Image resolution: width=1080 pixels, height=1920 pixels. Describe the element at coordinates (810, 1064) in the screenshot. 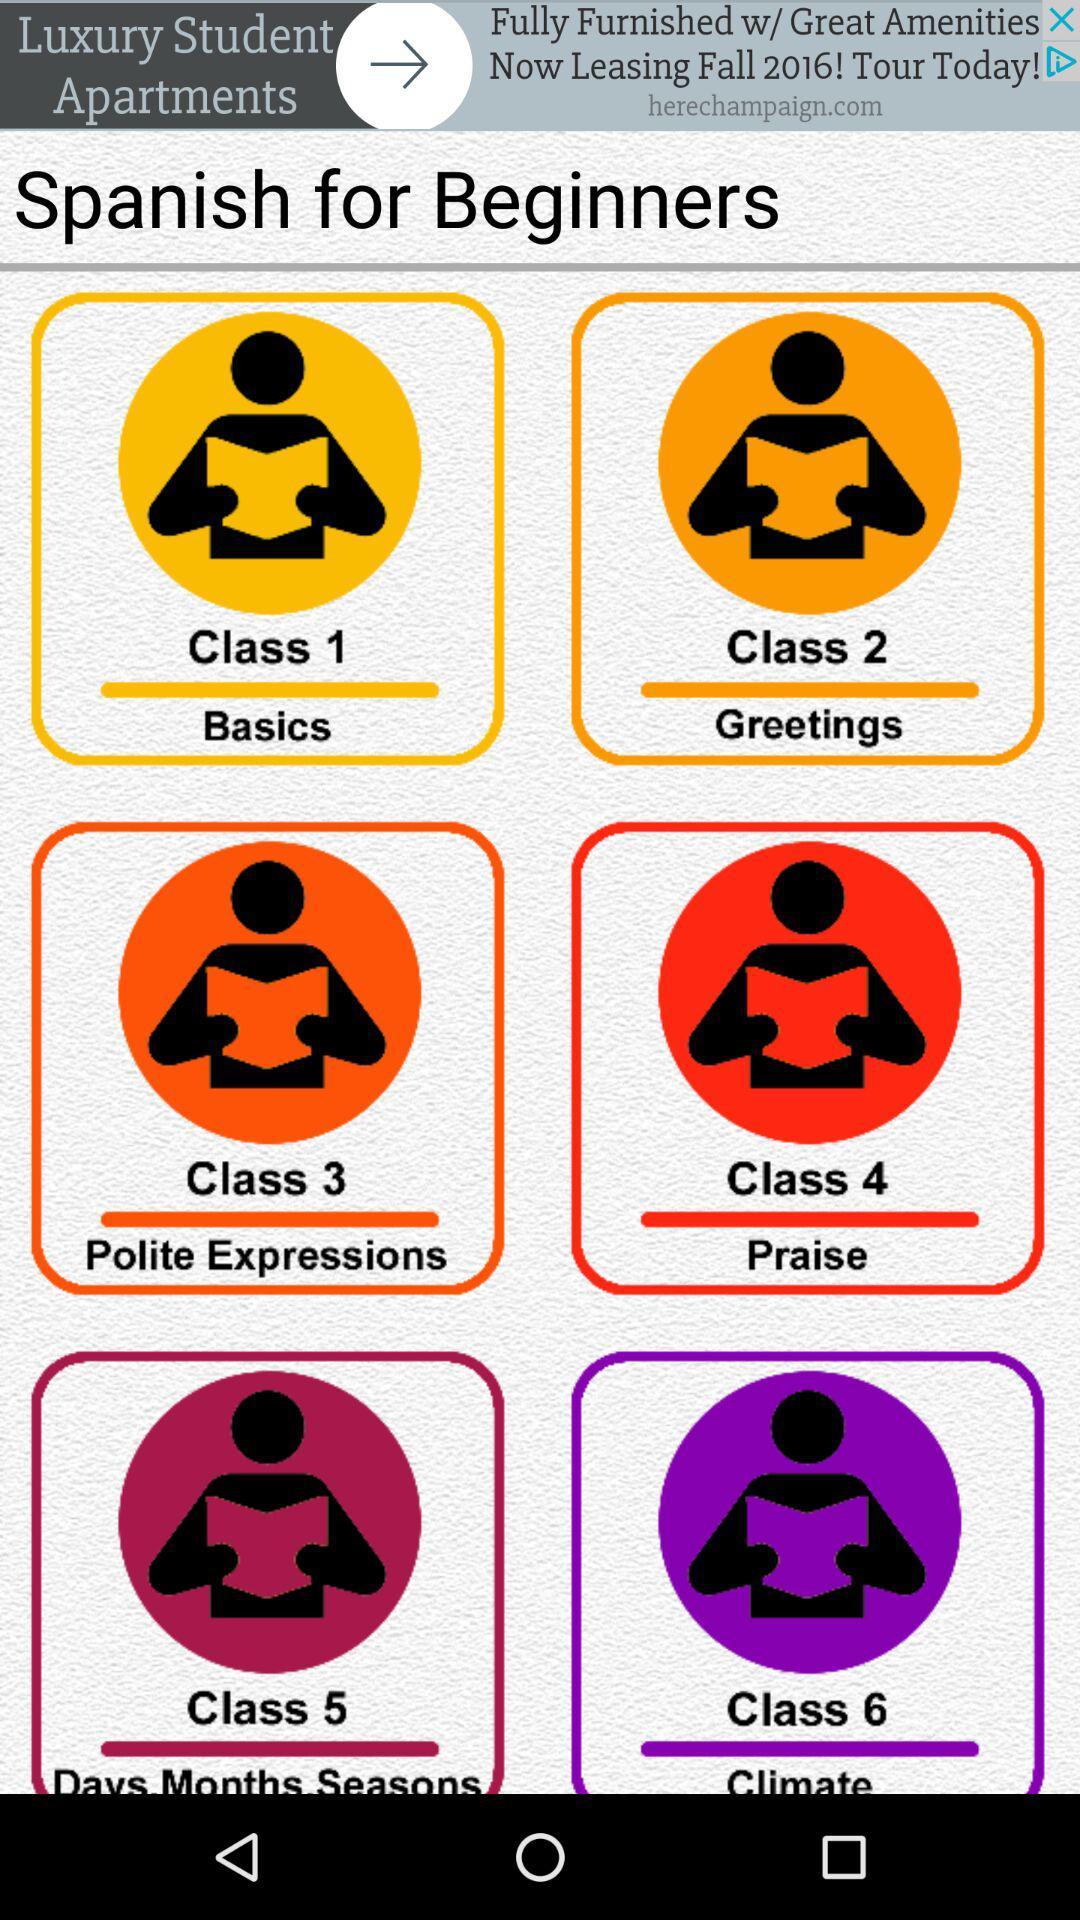

I see `tag` at that location.